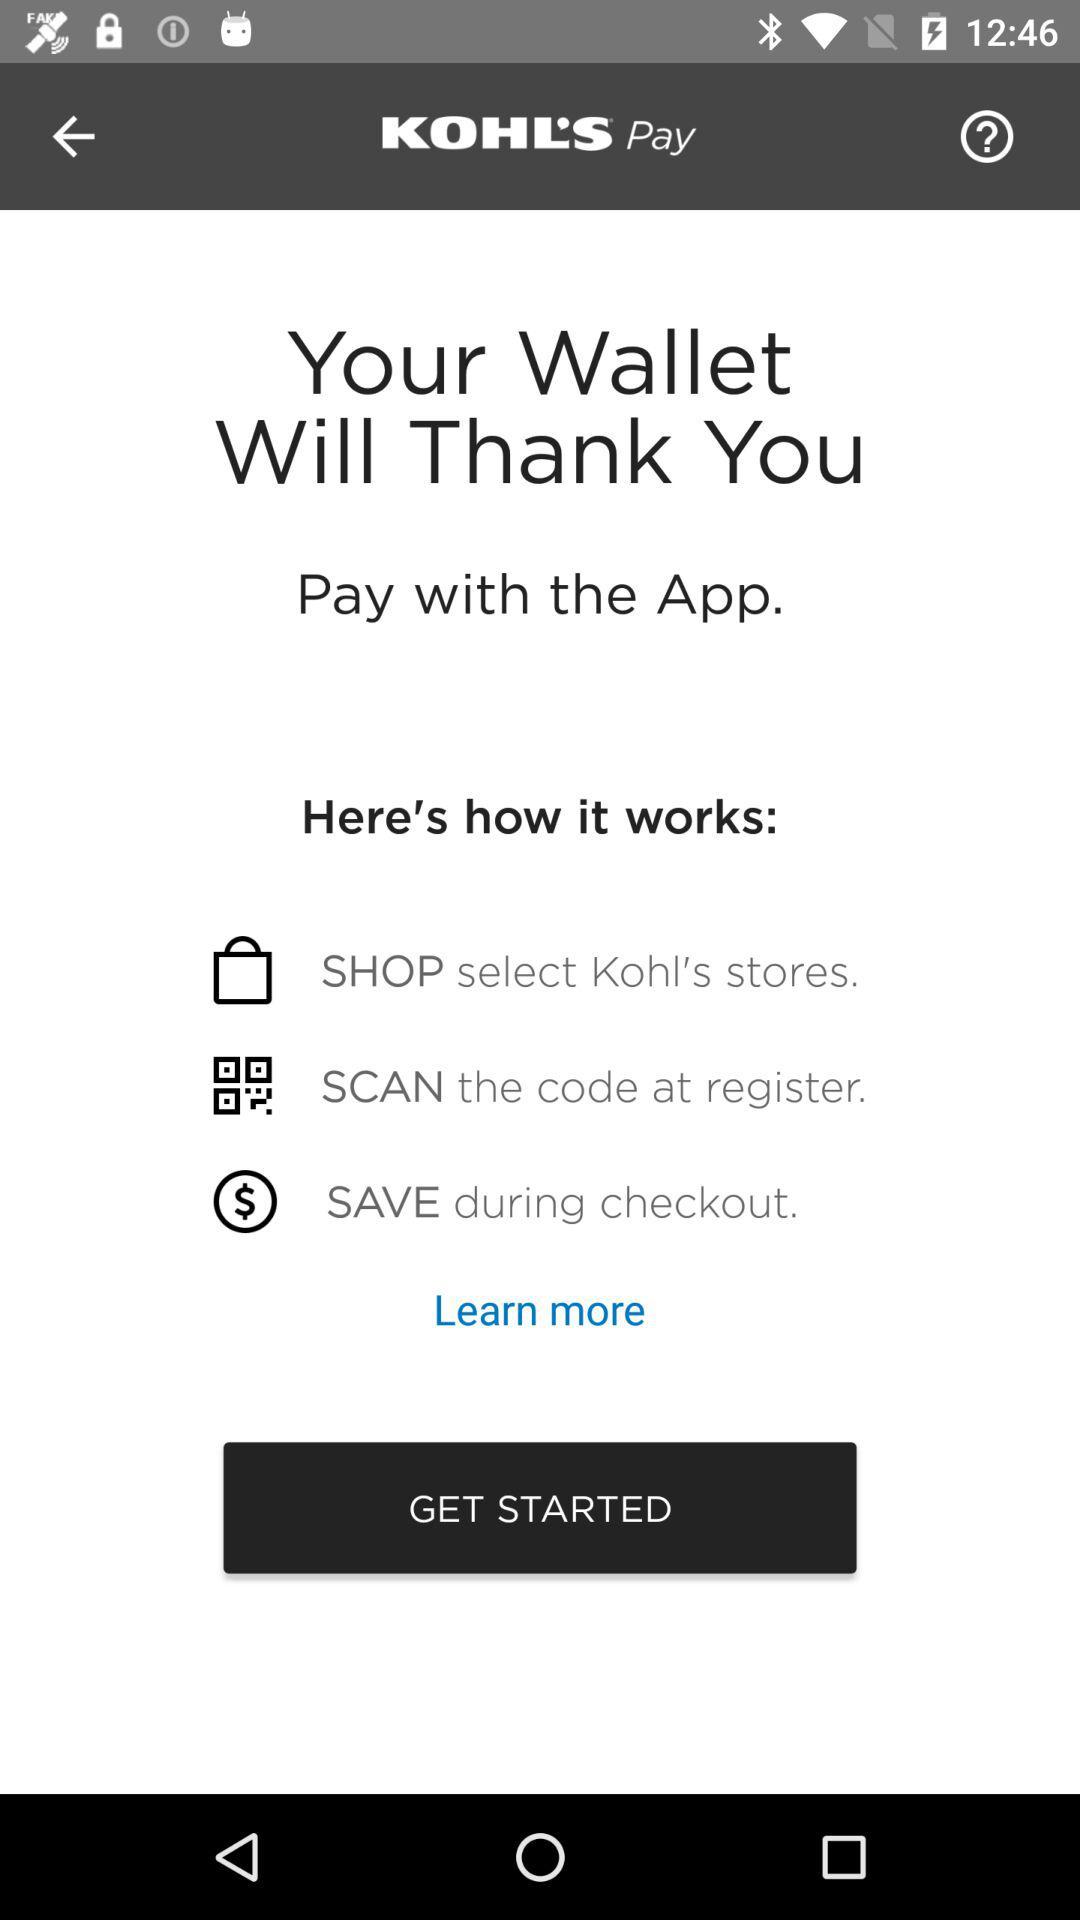 This screenshot has height=1920, width=1080. I want to click on the button which is above get started, so click(540, 1308).